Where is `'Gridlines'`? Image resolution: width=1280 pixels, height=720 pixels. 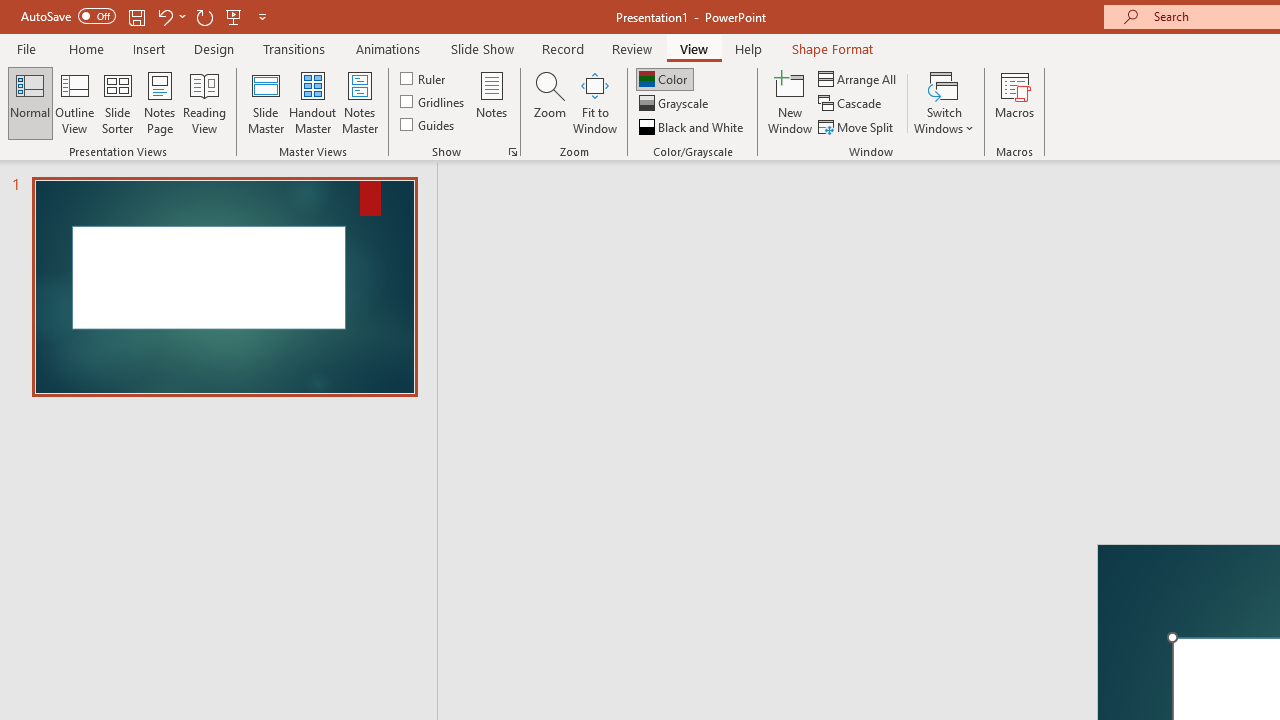 'Gridlines' is located at coordinates (432, 101).